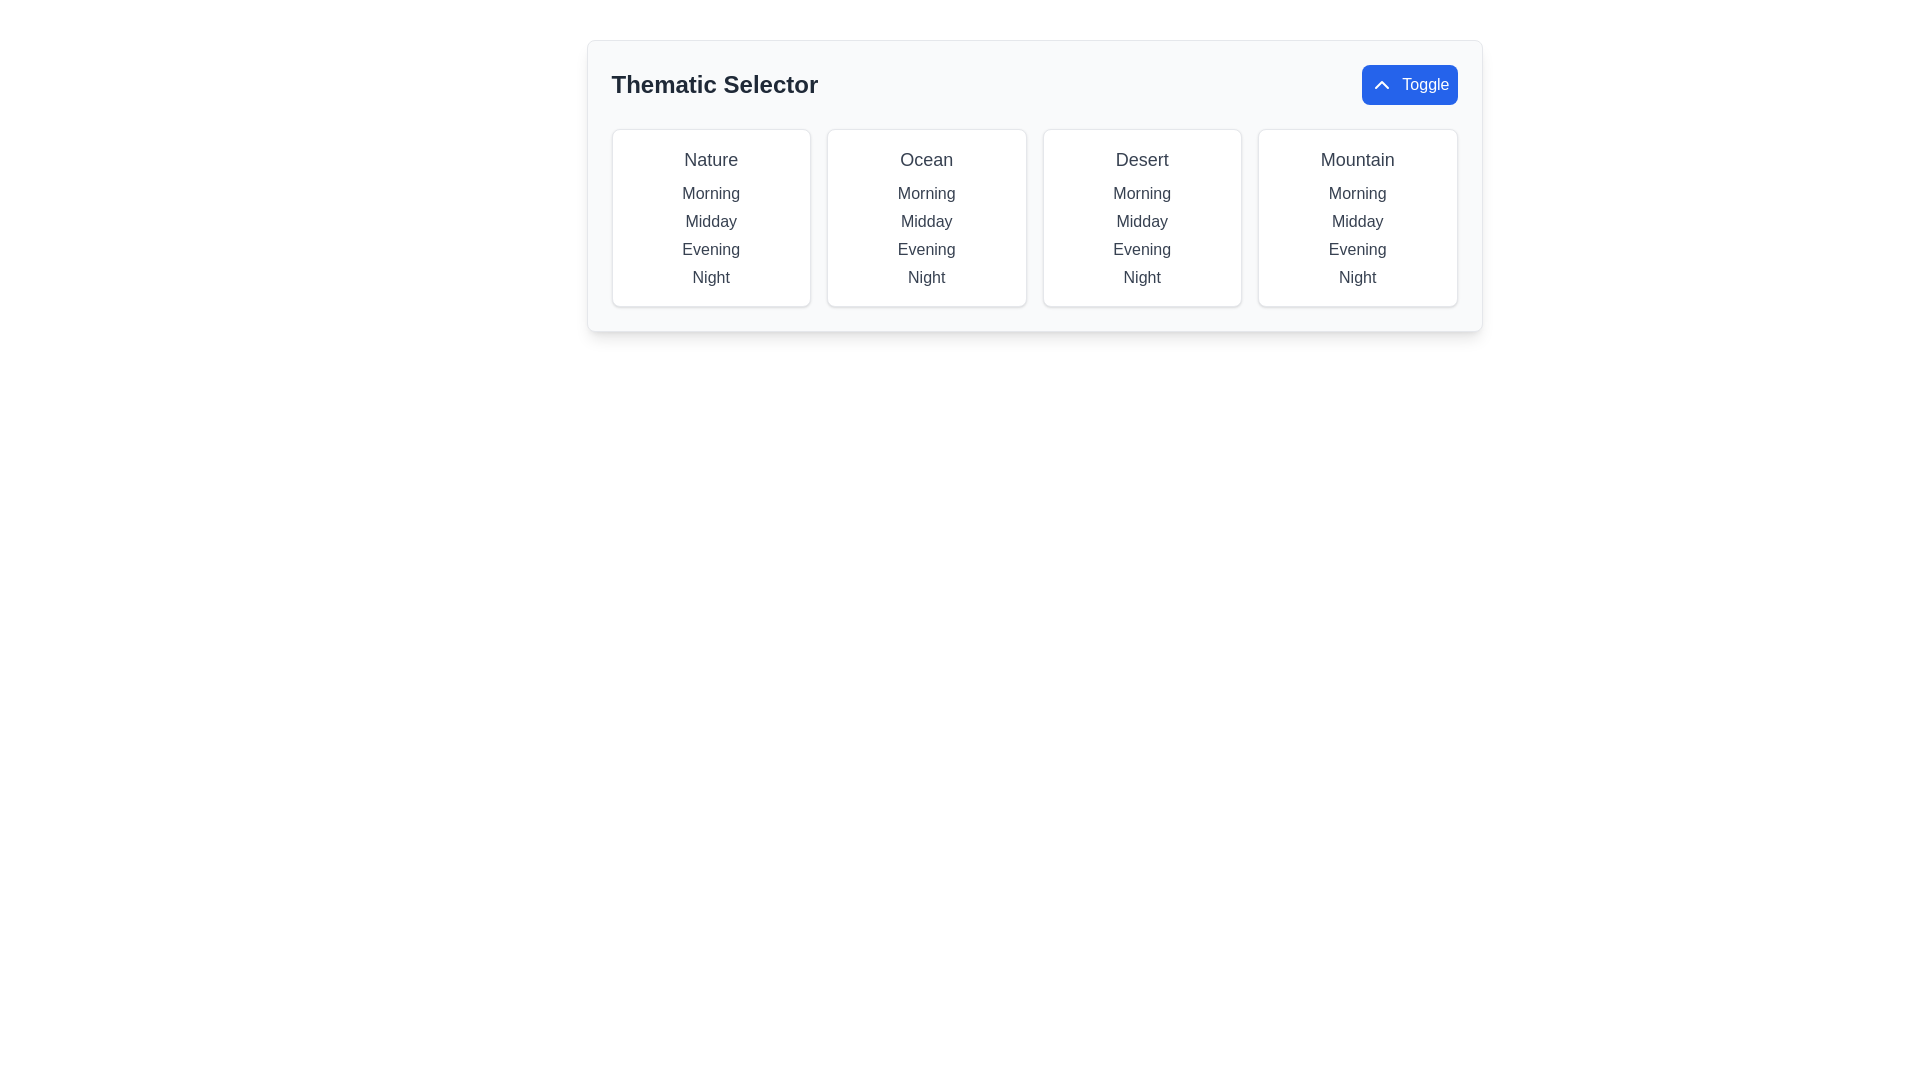  What do you see at coordinates (711, 249) in the screenshot?
I see `the third text label under the 'Nature' heading in the vertical list, which is positioned below 'Midday' and above 'Night'` at bounding box center [711, 249].